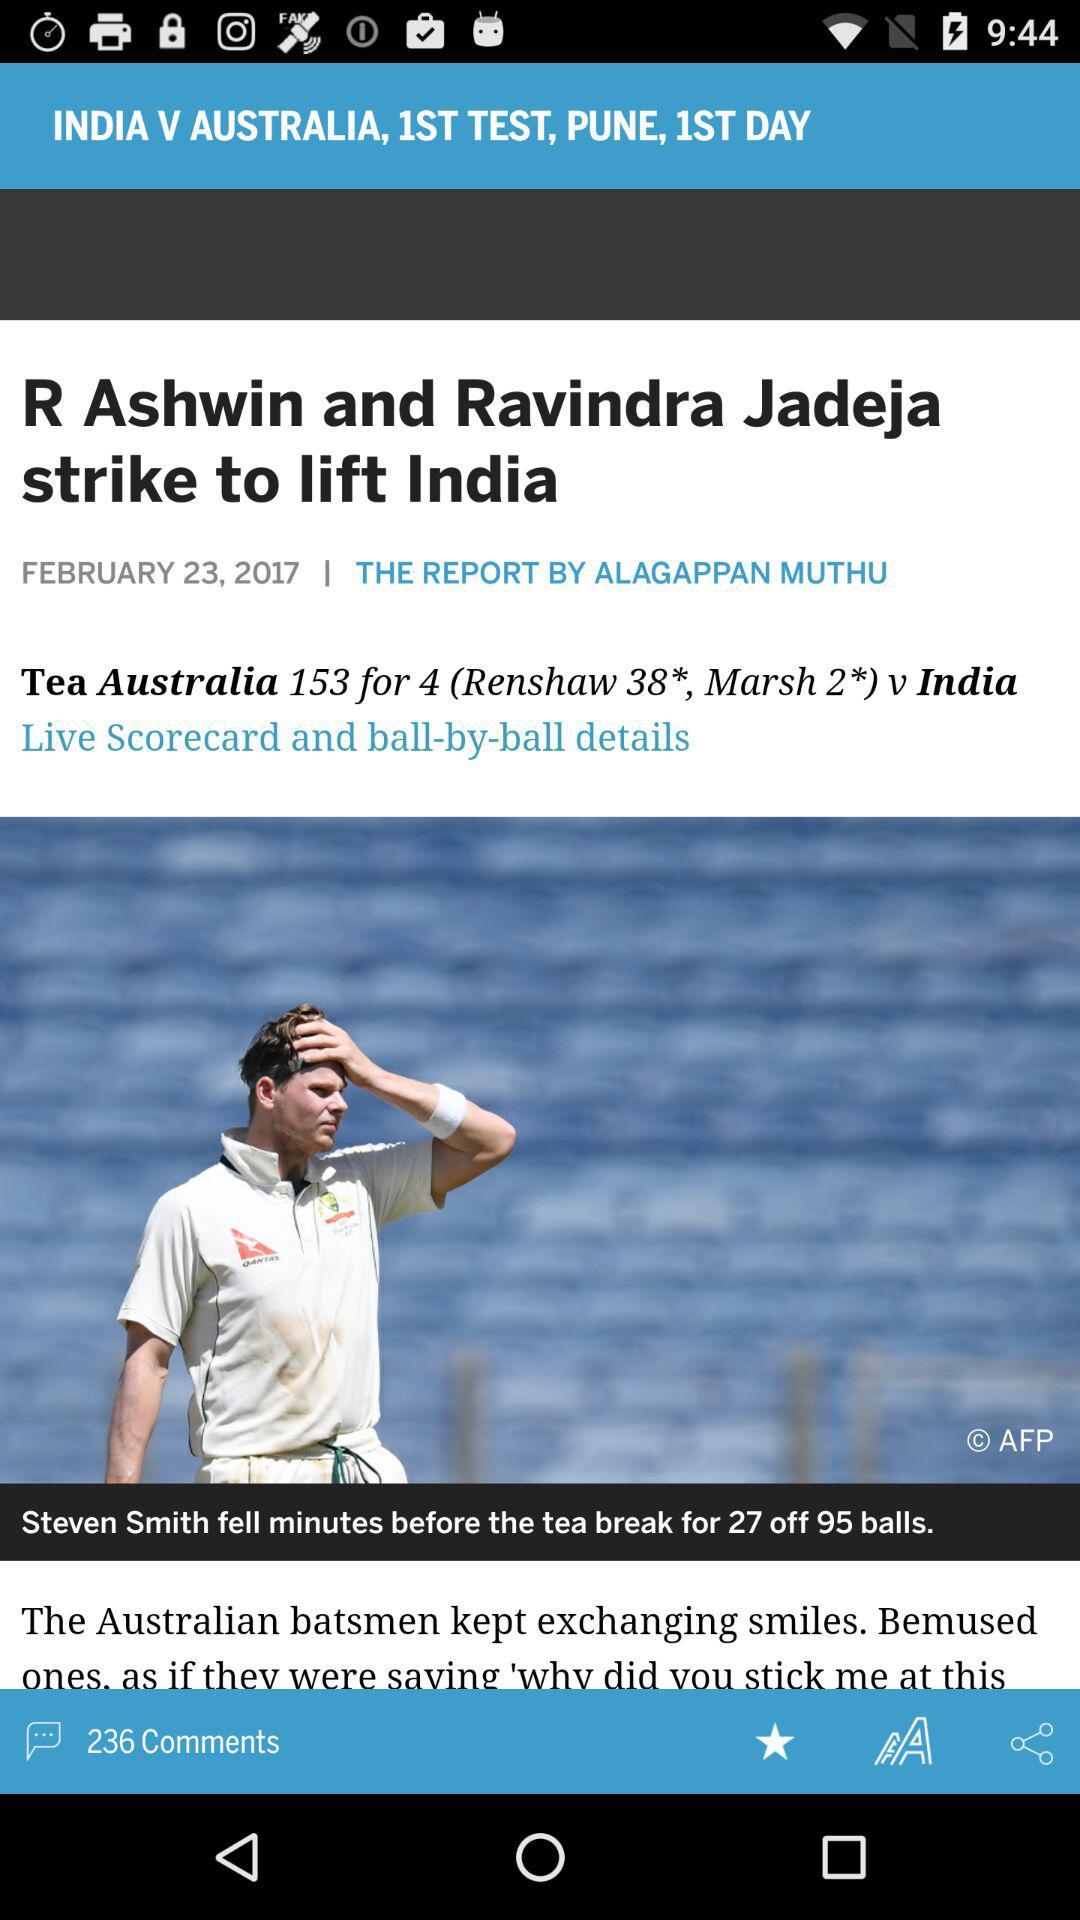 This screenshot has height=1920, width=1080. What do you see at coordinates (774, 1740) in the screenshot?
I see `favorite` at bounding box center [774, 1740].